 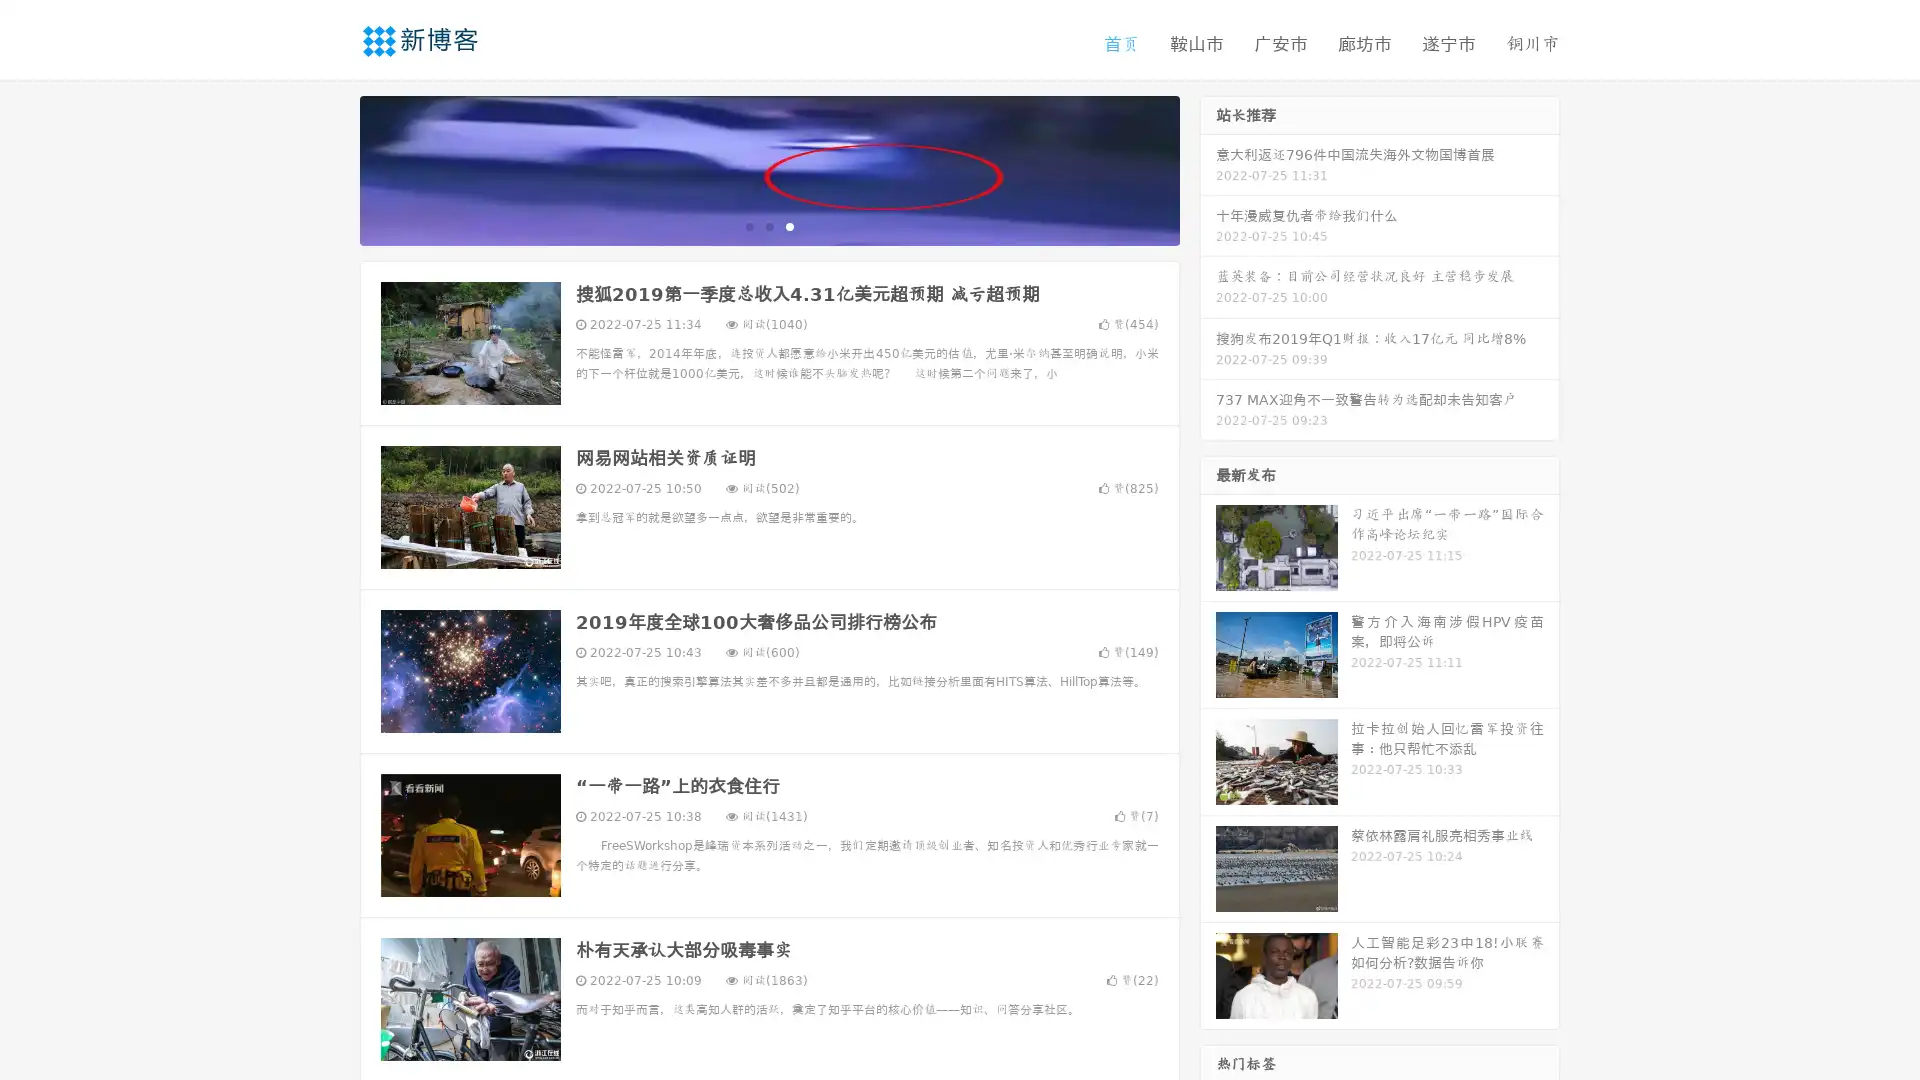 What do you see at coordinates (330, 168) in the screenshot?
I see `Previous slide` at bounding box center [330, 168].